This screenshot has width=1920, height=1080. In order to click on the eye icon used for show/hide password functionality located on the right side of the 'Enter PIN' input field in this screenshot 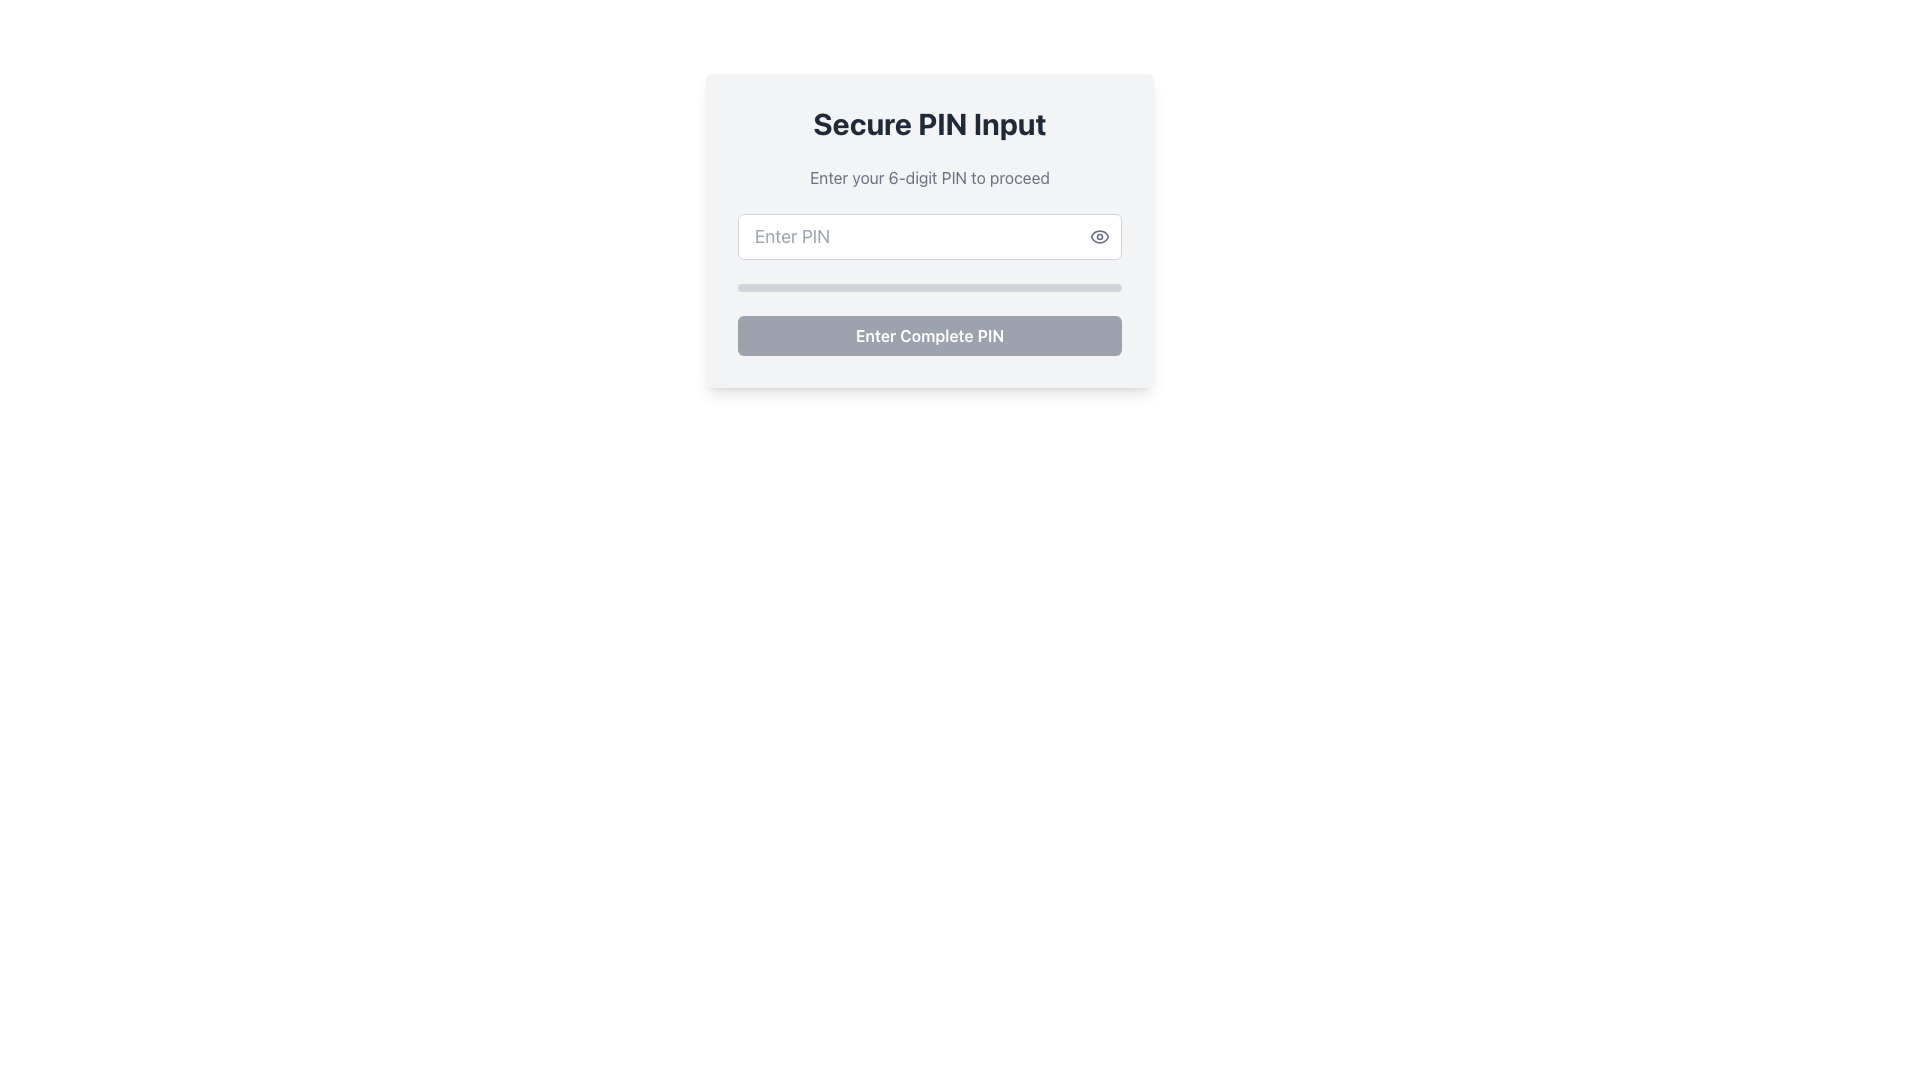, I will do `click(1098, 235)`.